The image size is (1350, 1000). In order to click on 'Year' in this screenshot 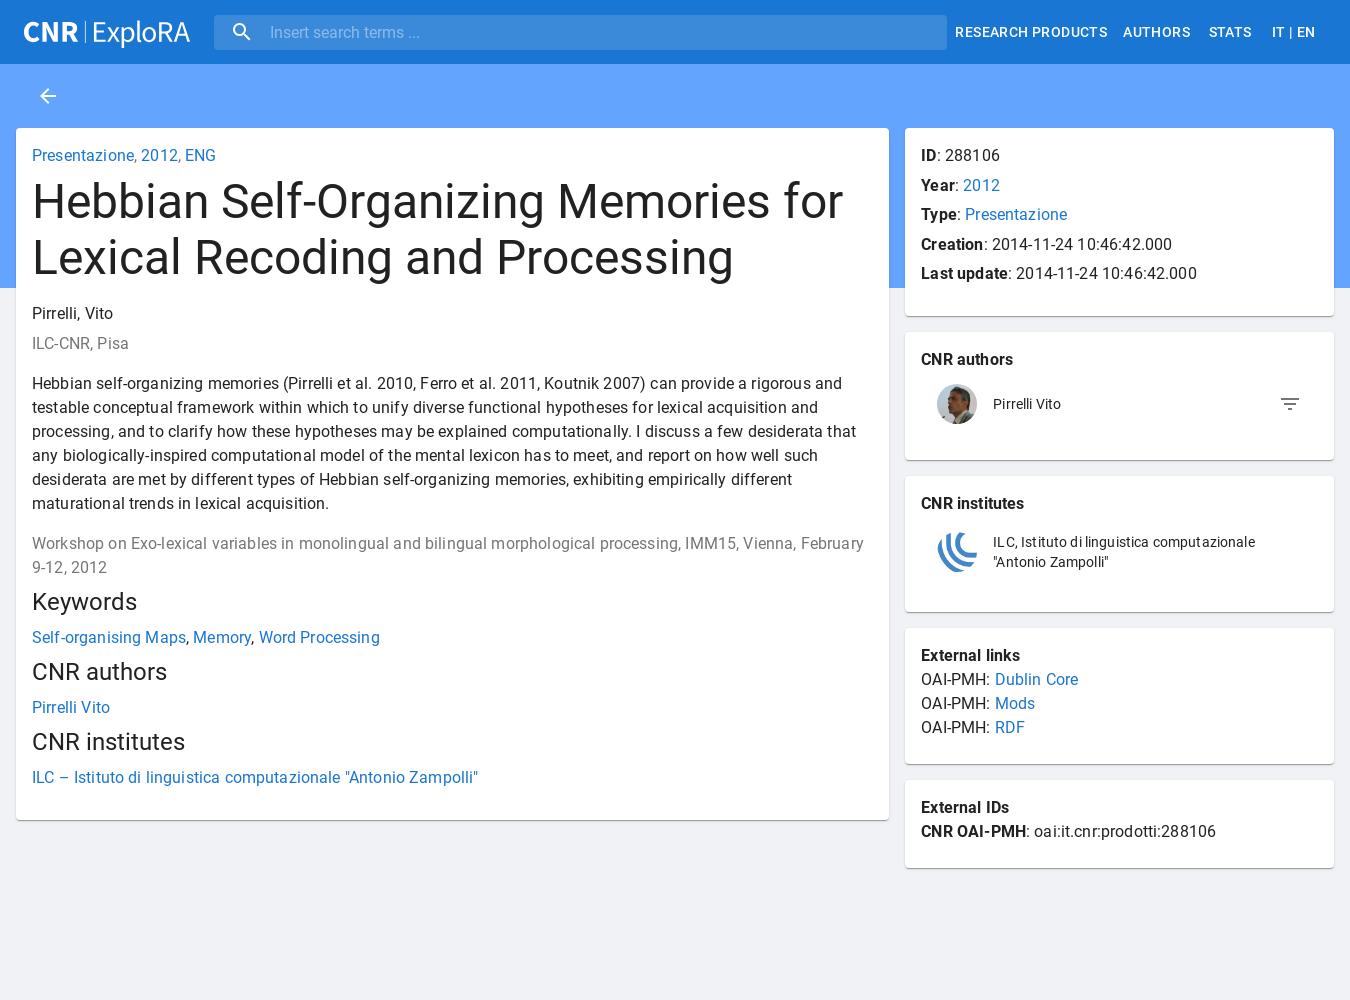, I will do `click(936, 184)`.